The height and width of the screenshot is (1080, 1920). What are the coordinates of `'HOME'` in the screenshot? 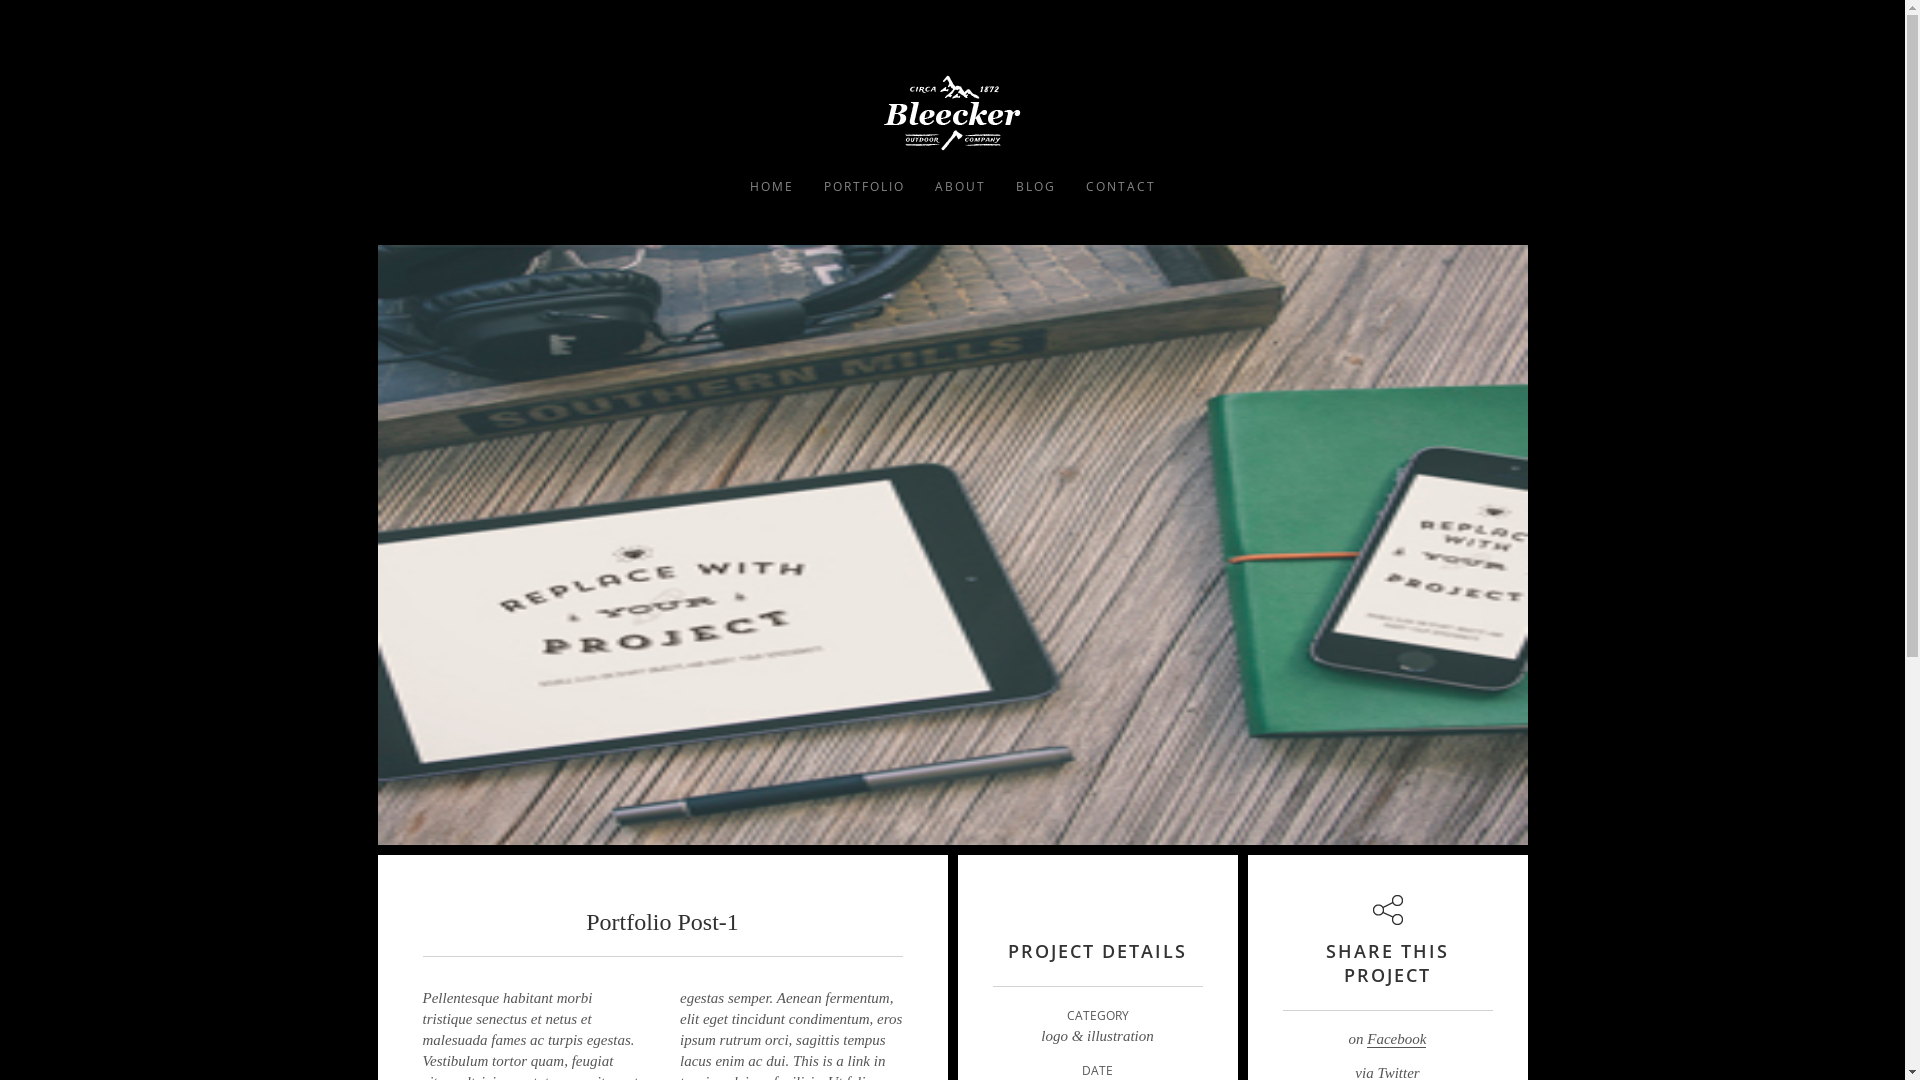 It's located at (770, 186).